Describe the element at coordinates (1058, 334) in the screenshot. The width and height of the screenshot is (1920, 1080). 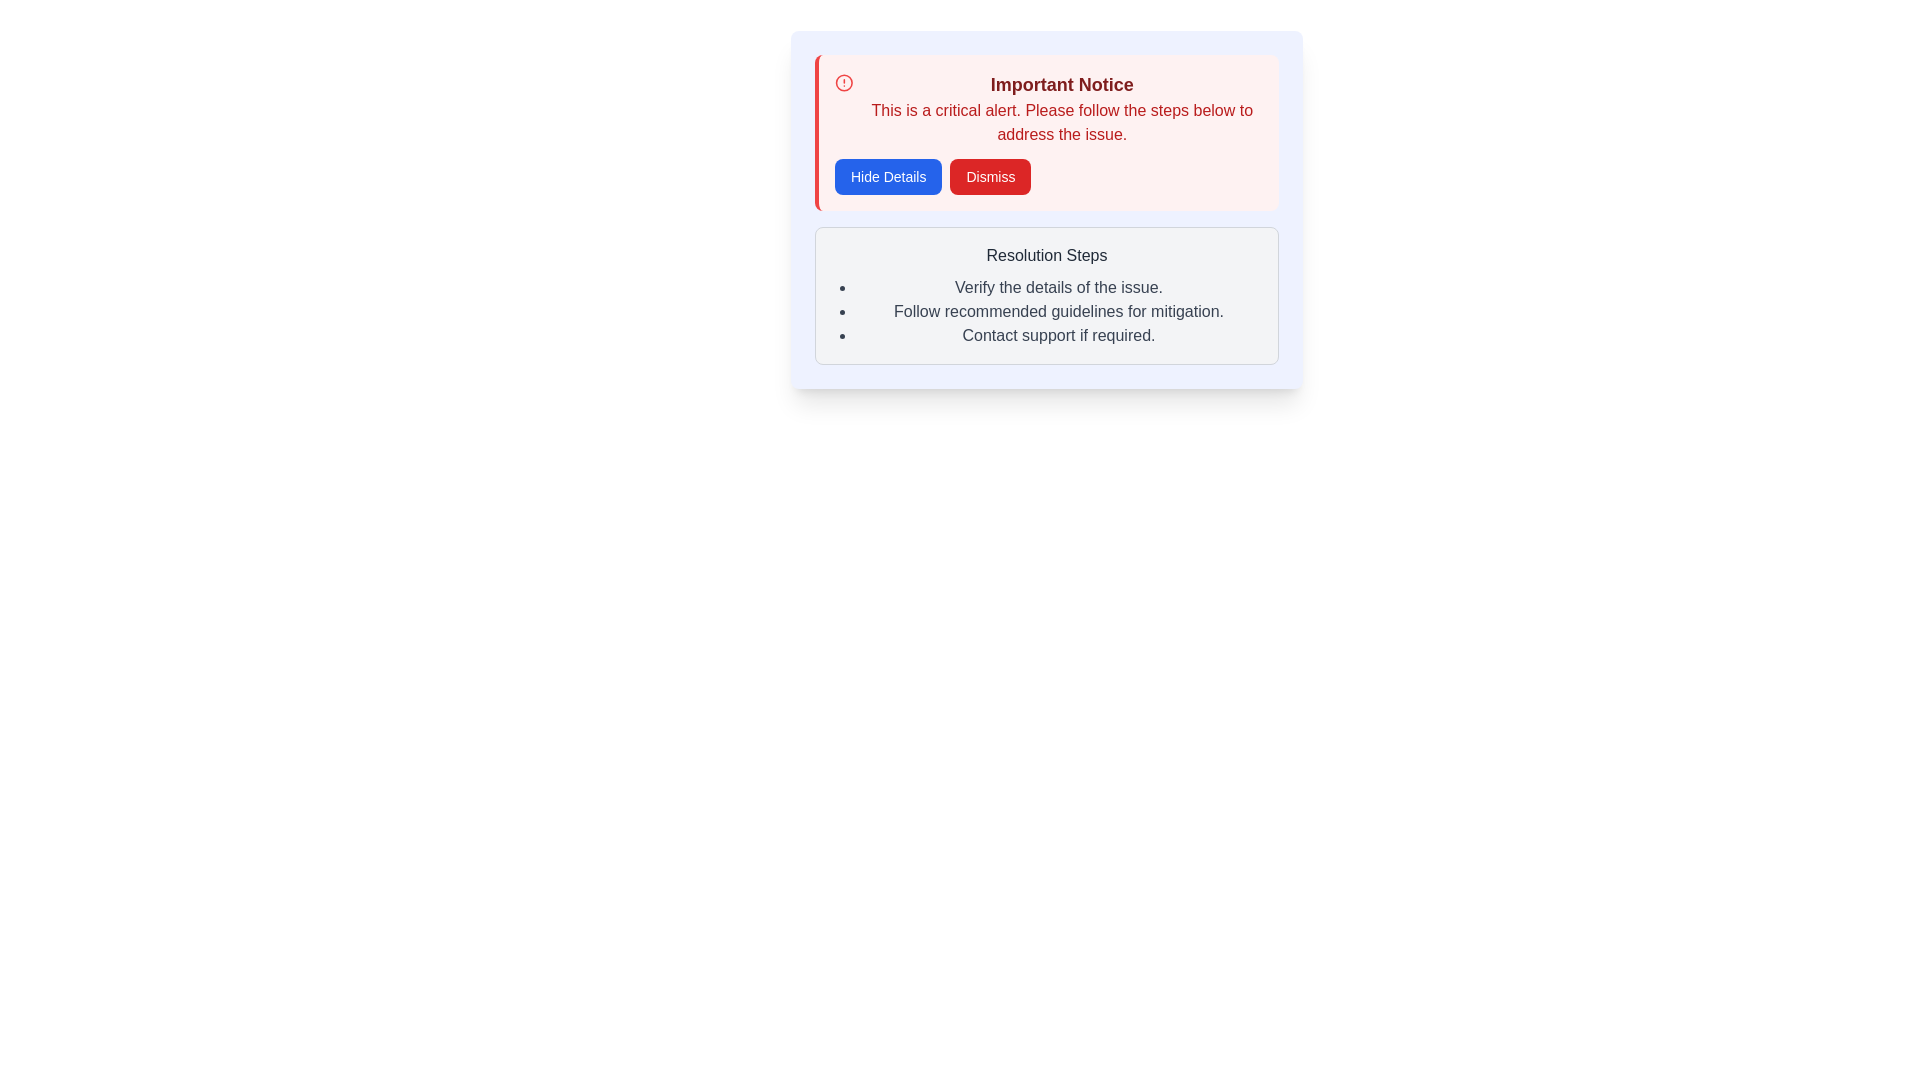
I see `information from the Text Label stating 'Contact support if required.' which is the third item in the bulleted list under the 'Resolution Steps' section` at that location.